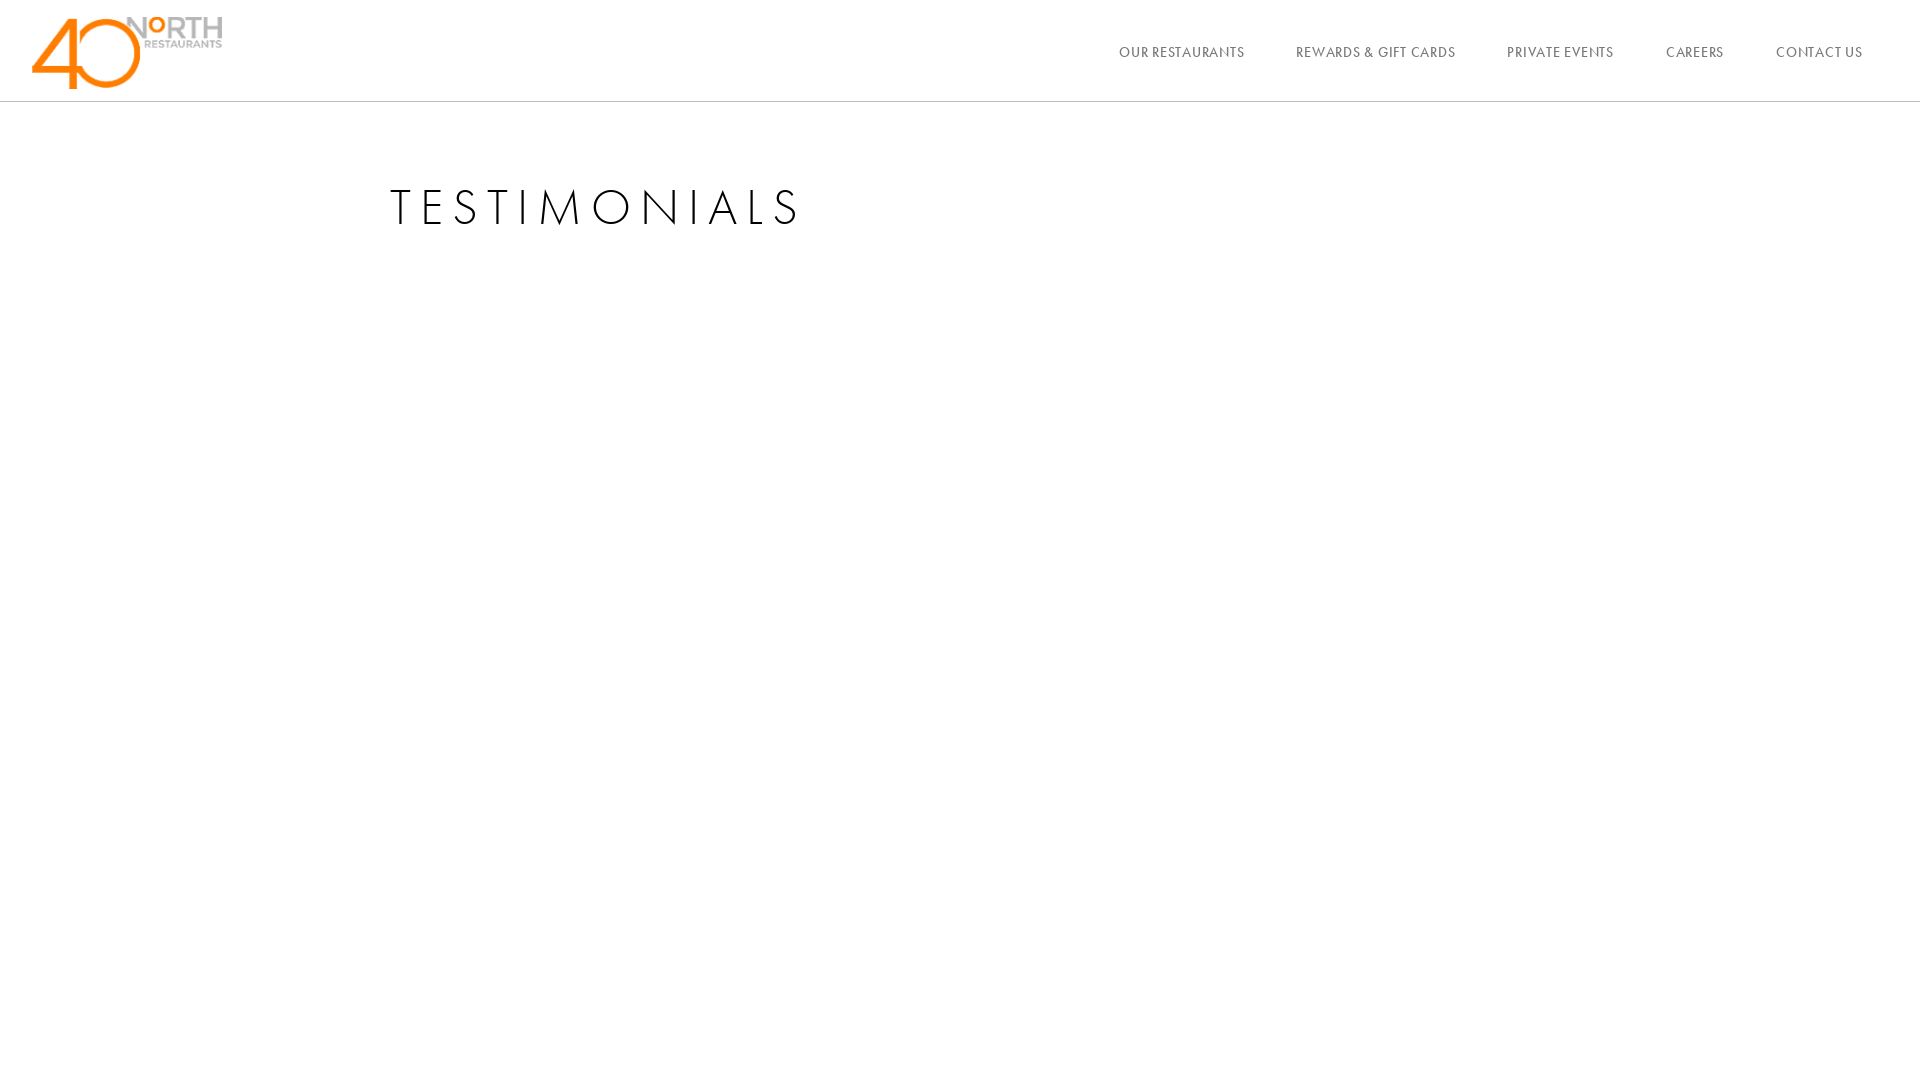 This screenshot has height=1080, width=1920. Describe the element at coordinates (1749, 50) in the screenshot. I see `'CONTACT US'` at that location.